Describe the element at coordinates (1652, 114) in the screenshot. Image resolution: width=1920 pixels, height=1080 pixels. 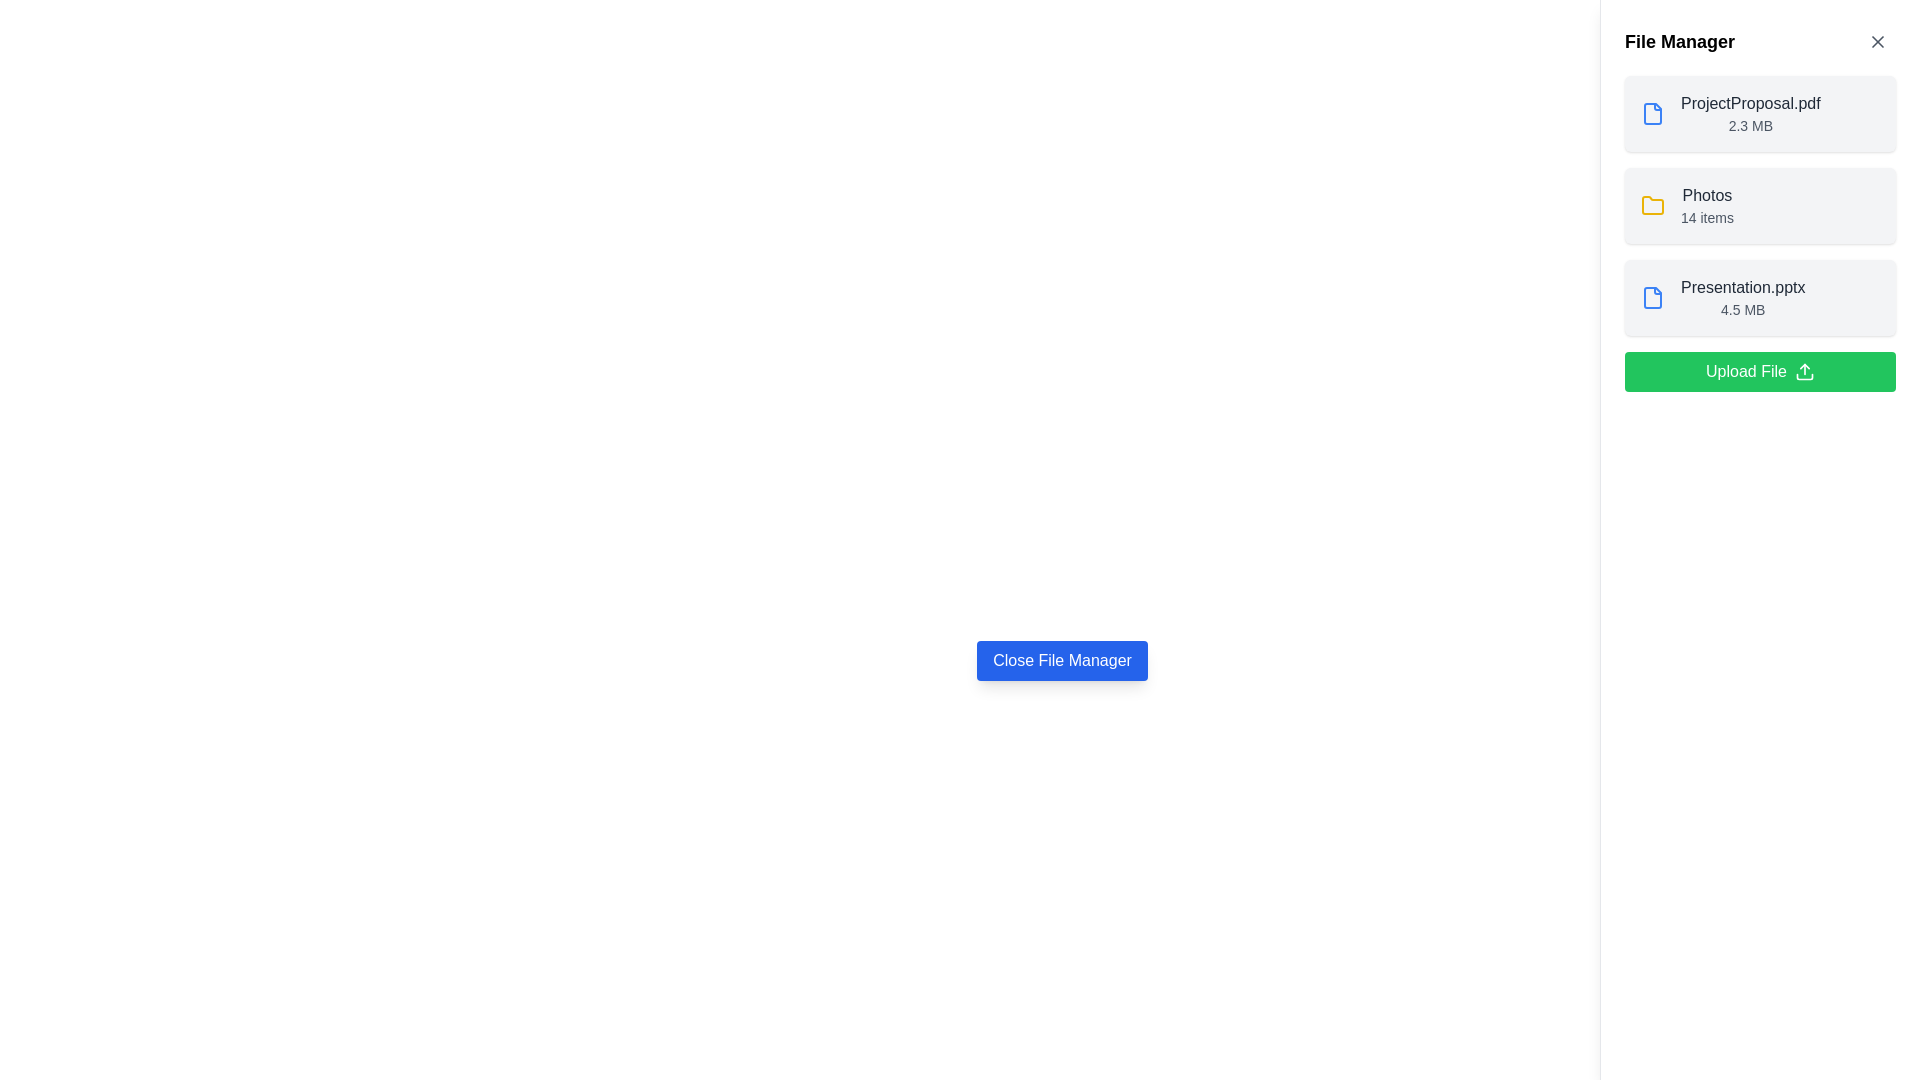
I see `the visual representation of the PDF file type icon located on the right side of the 'File Manager' section, associated with the item labeled 'ProjectProposal.pdf'` at that location.